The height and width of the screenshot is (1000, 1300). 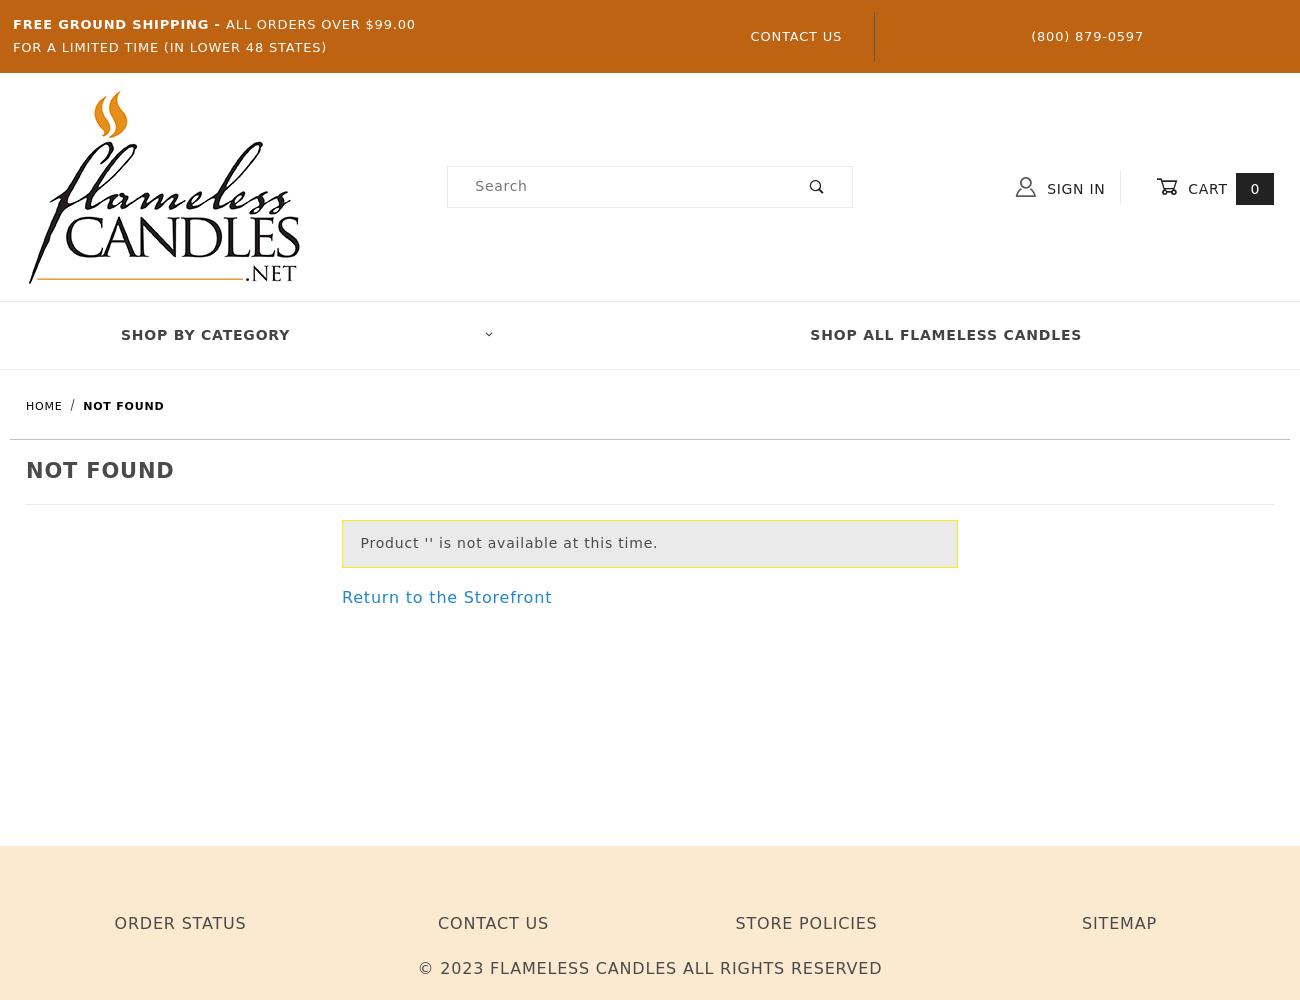 What do you see at coordinates (735, 923) in the screenshot?
I see `'Store Policies'` at bounding box center [735, 923].